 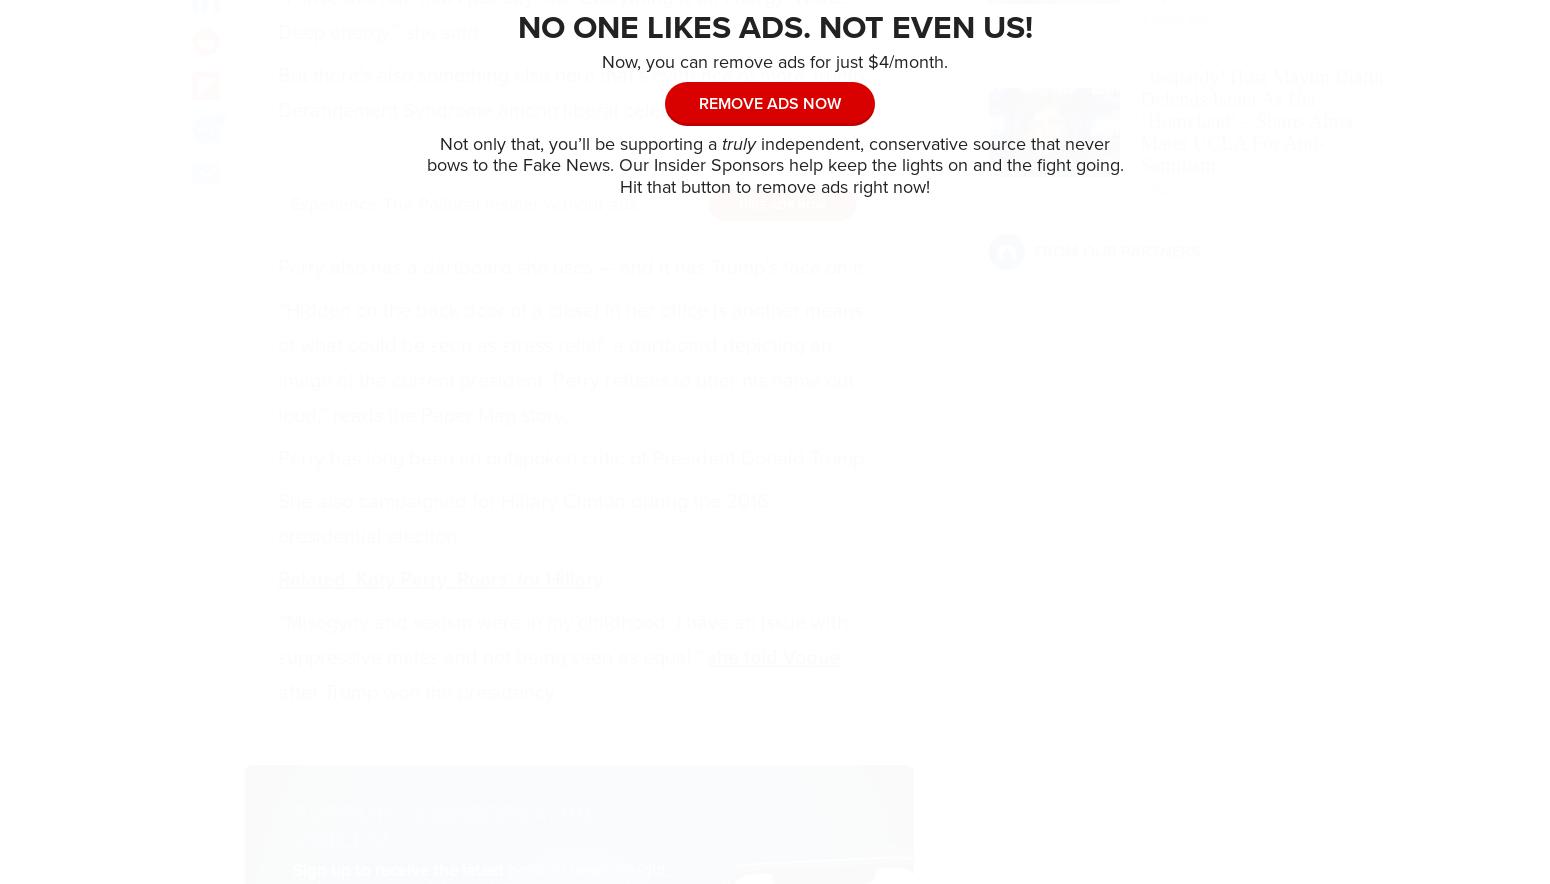 What do you see at coordinates (580, 142) in the screenshot?
I see `'Not only that, you’ll be supporting a'` at bounding box center [580, 142].